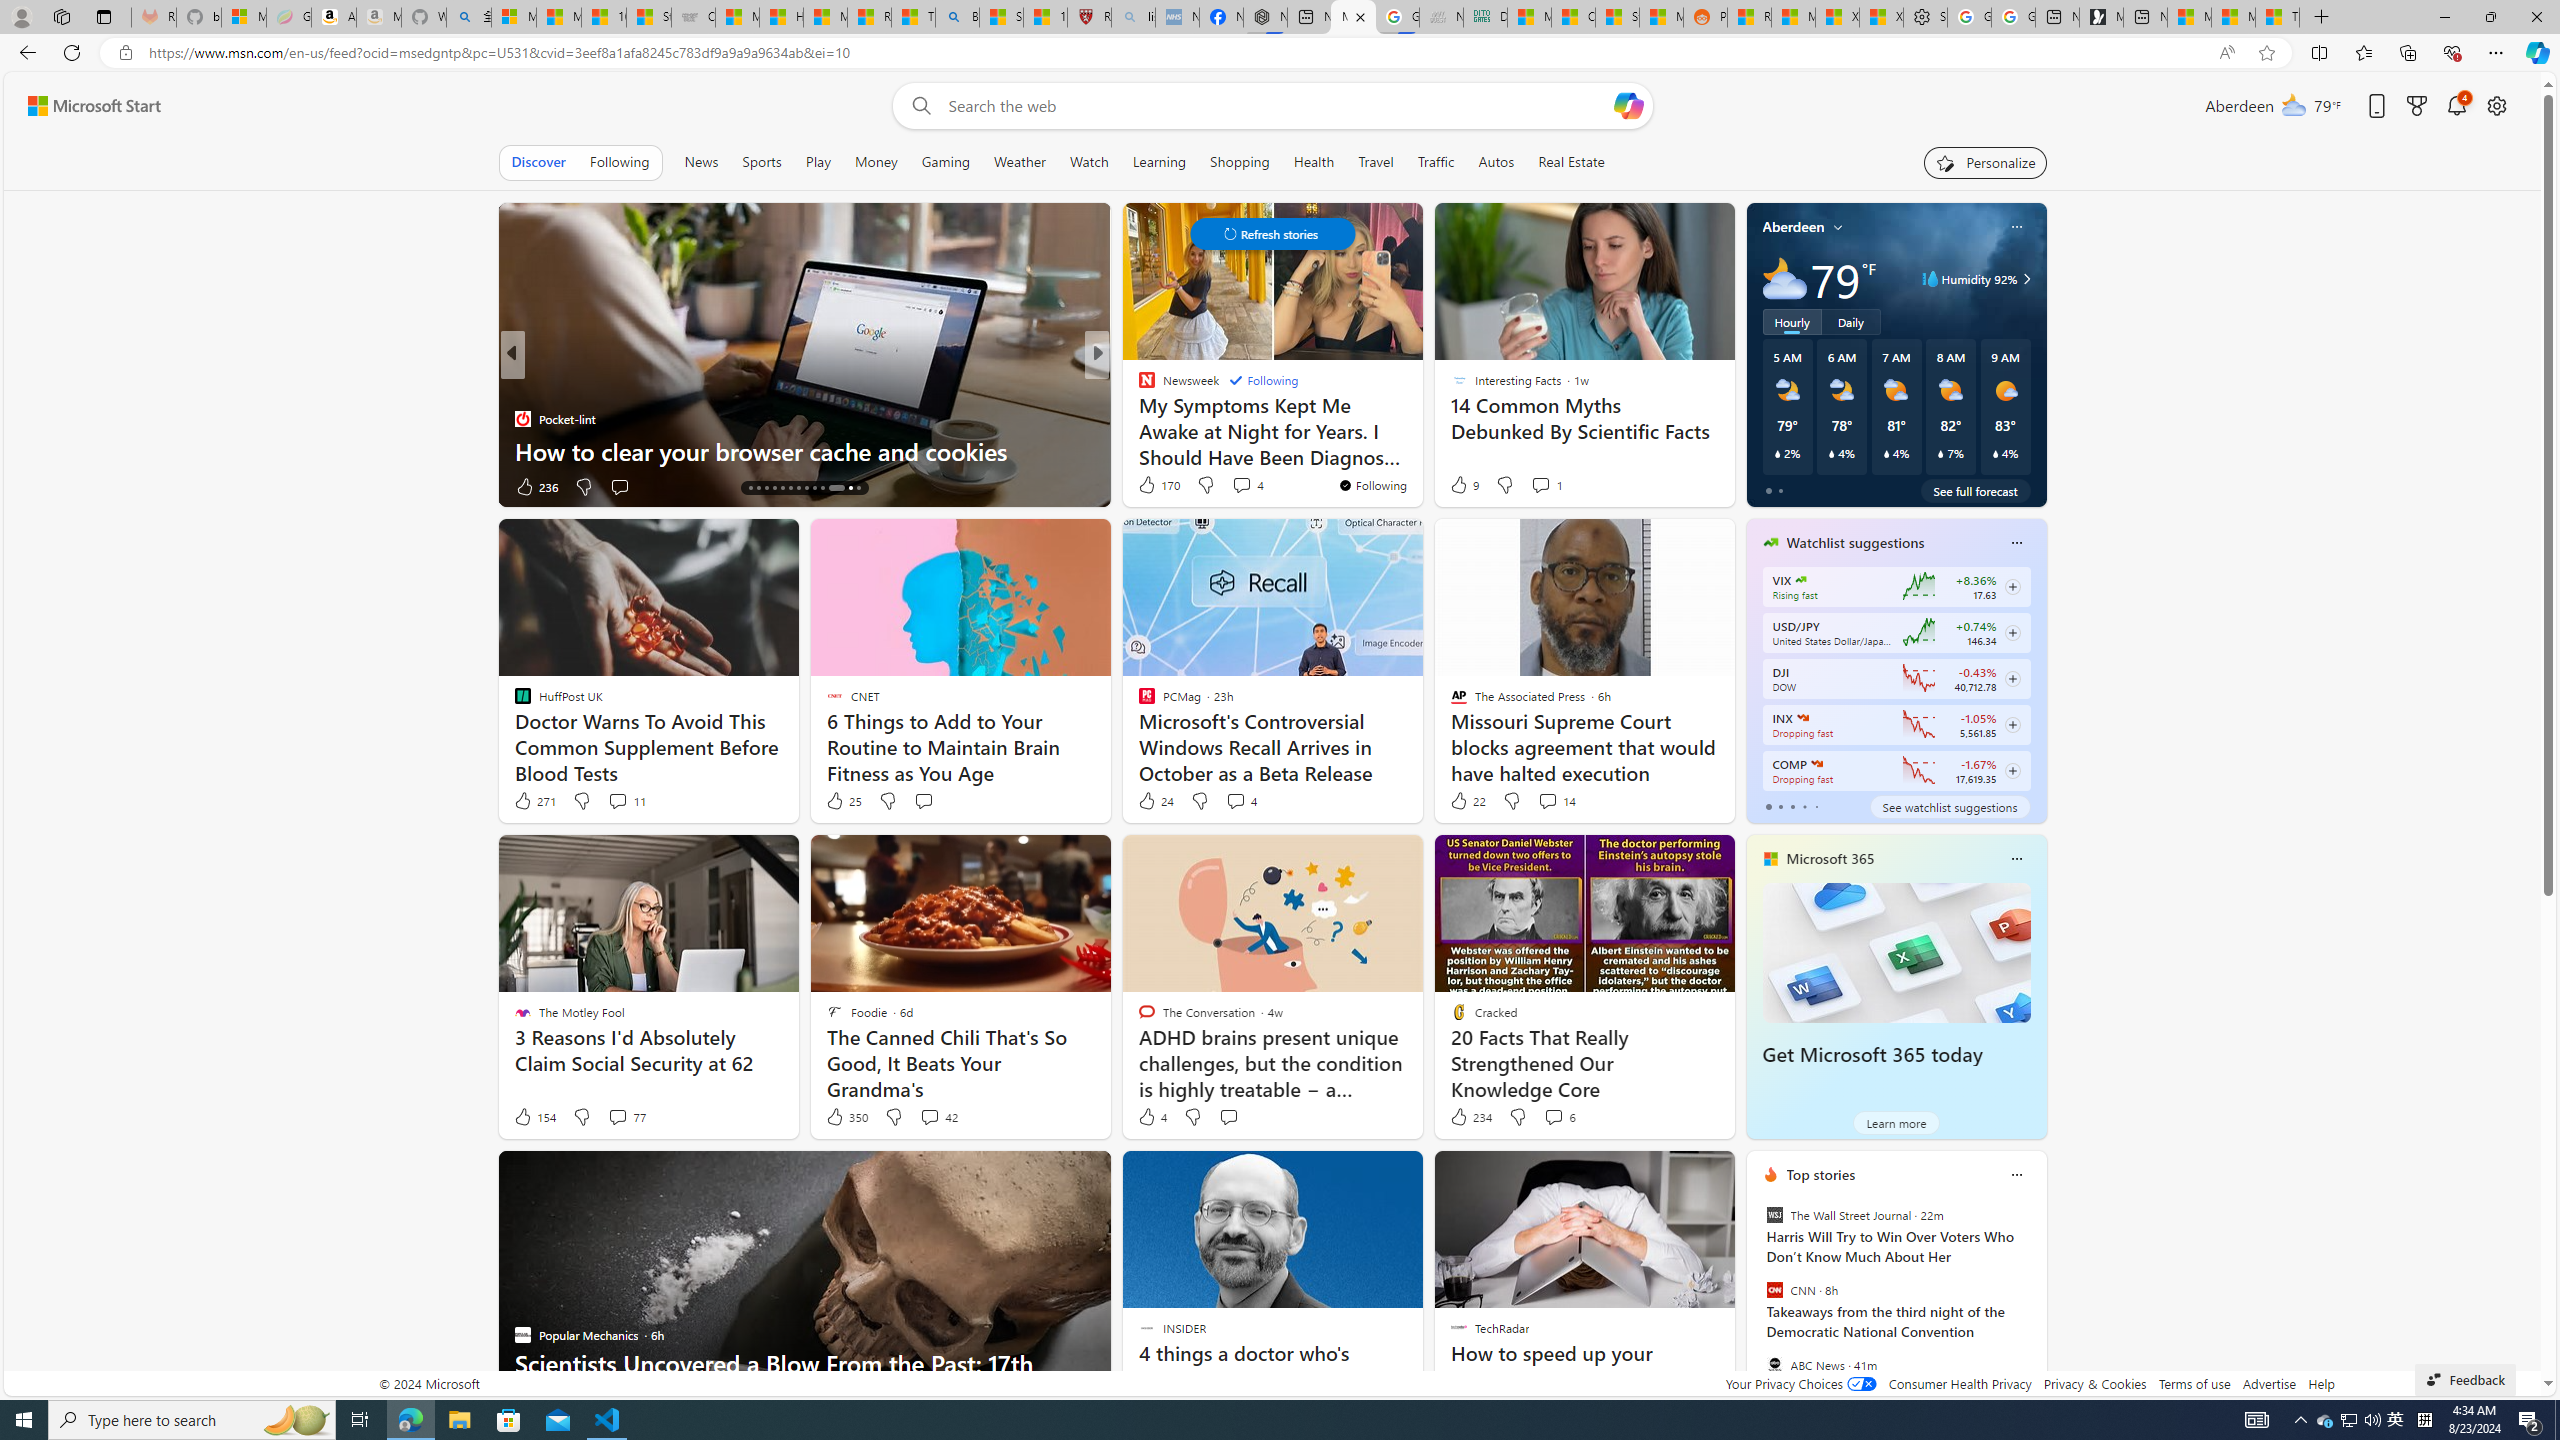 Image resolution: width=2560 pixels, height=1440 pixels. I want to click on 'View comments 77 Comment', so click(615, 1117).